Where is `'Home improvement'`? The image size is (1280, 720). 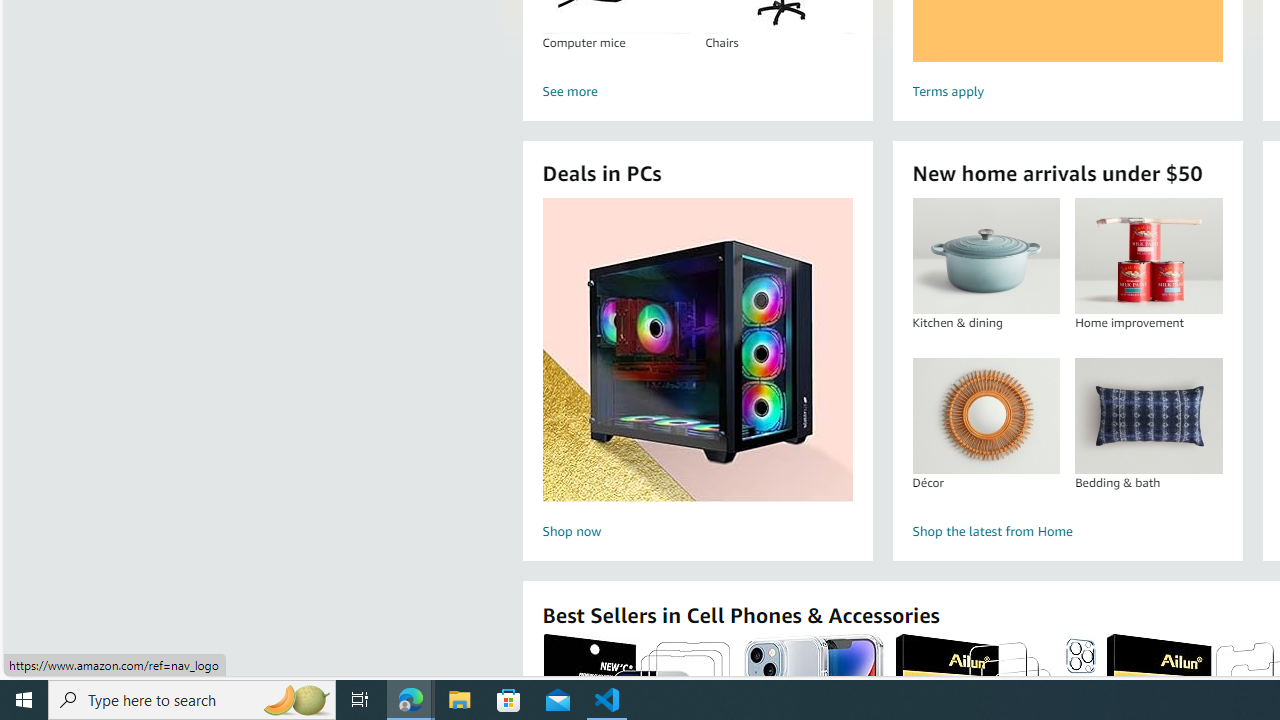
'Home improvement' is located at coordinates (1148, 255).